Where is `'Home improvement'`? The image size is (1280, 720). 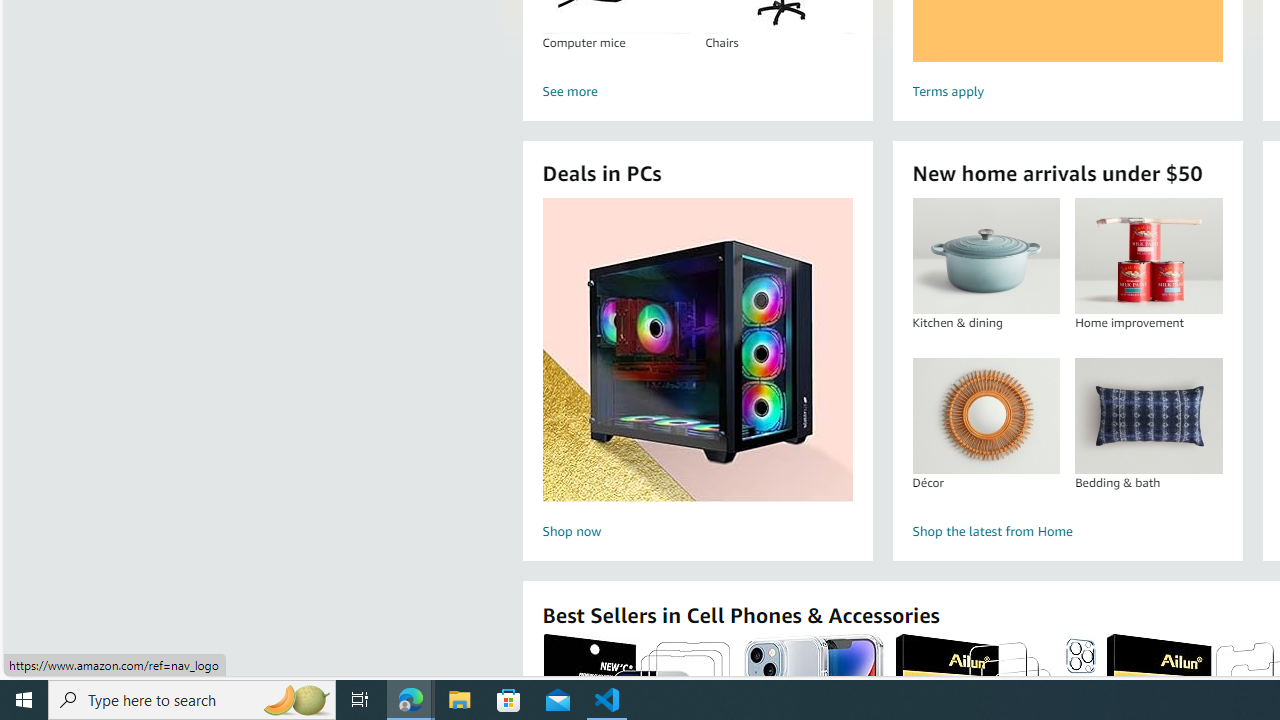
'Home improvement' is located at coordinates (1148, 255).